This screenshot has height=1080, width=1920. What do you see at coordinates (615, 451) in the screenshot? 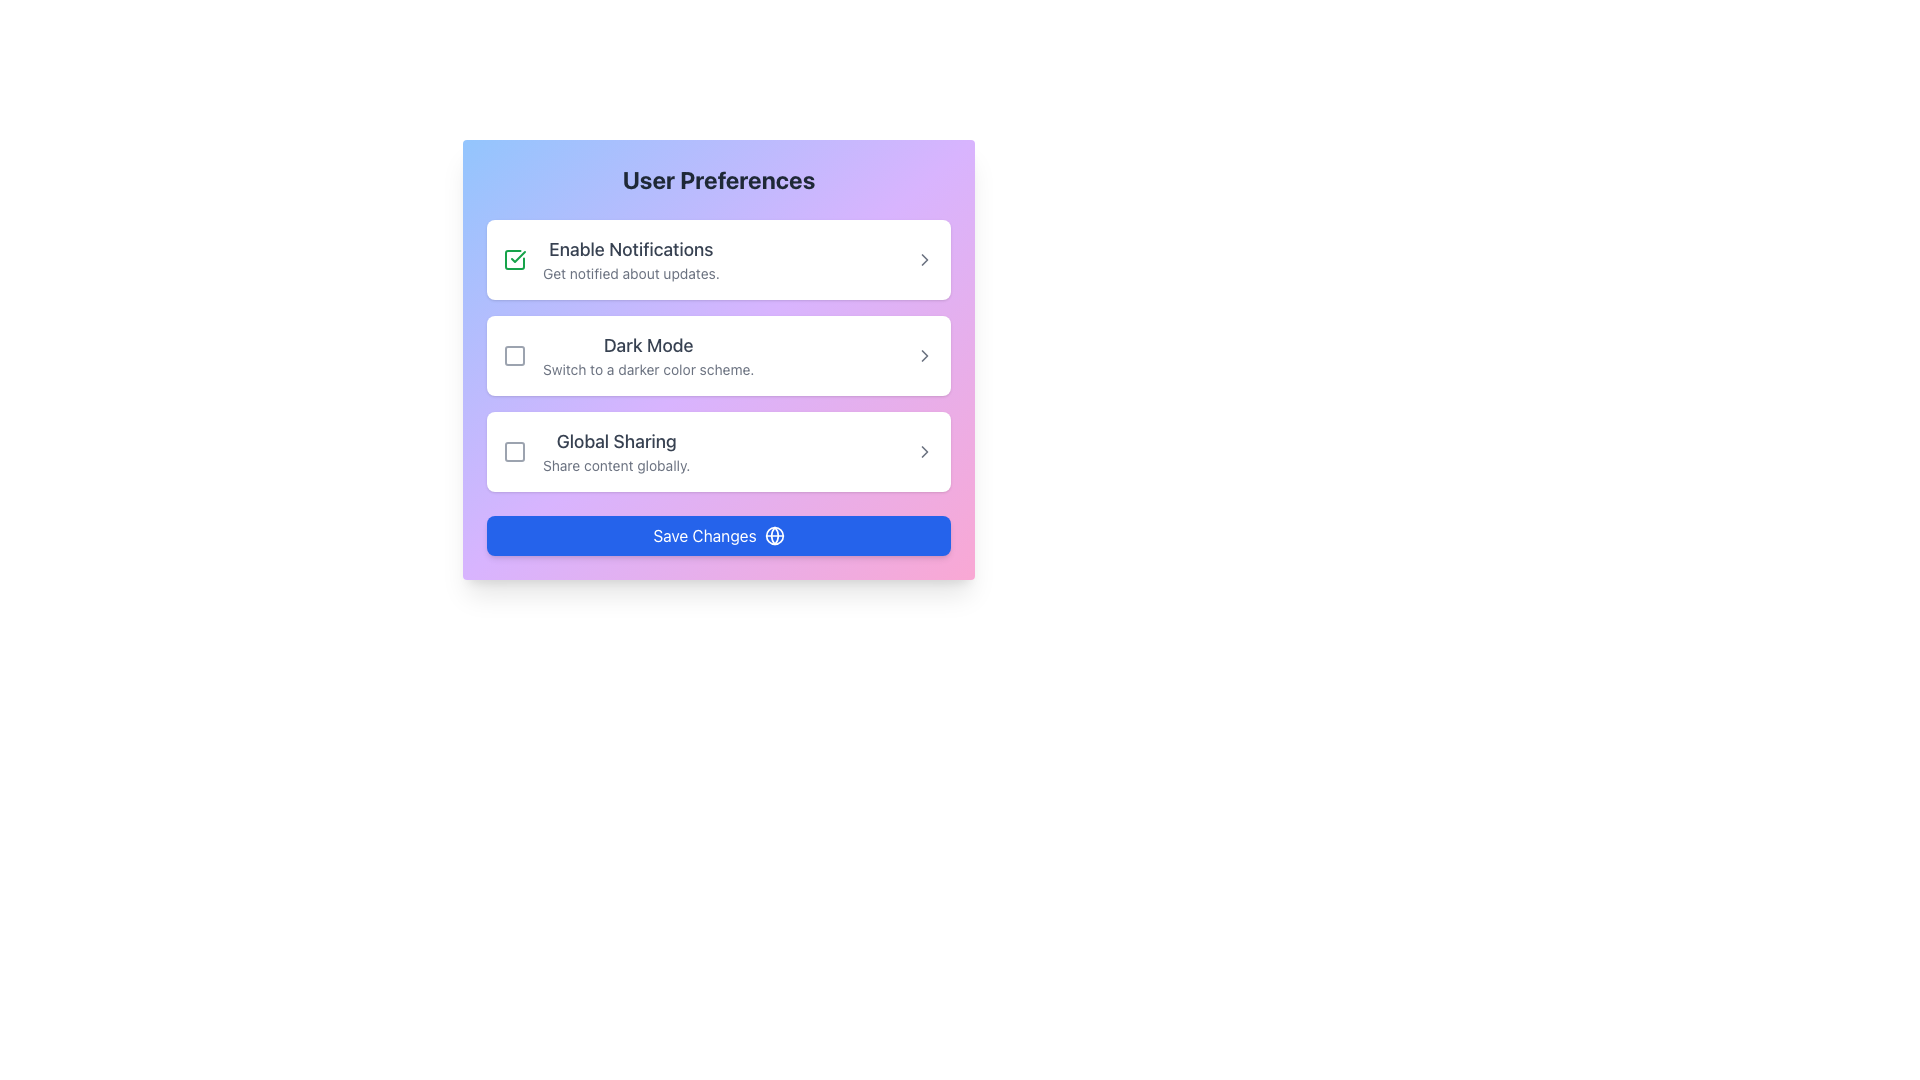
I see `the informational text group displaying 'Global Sharing' and 'Share content globally', which is located beneath the 'Dark Mode' section and above the 'Save Changes' button` at bounding box center [615, 451].